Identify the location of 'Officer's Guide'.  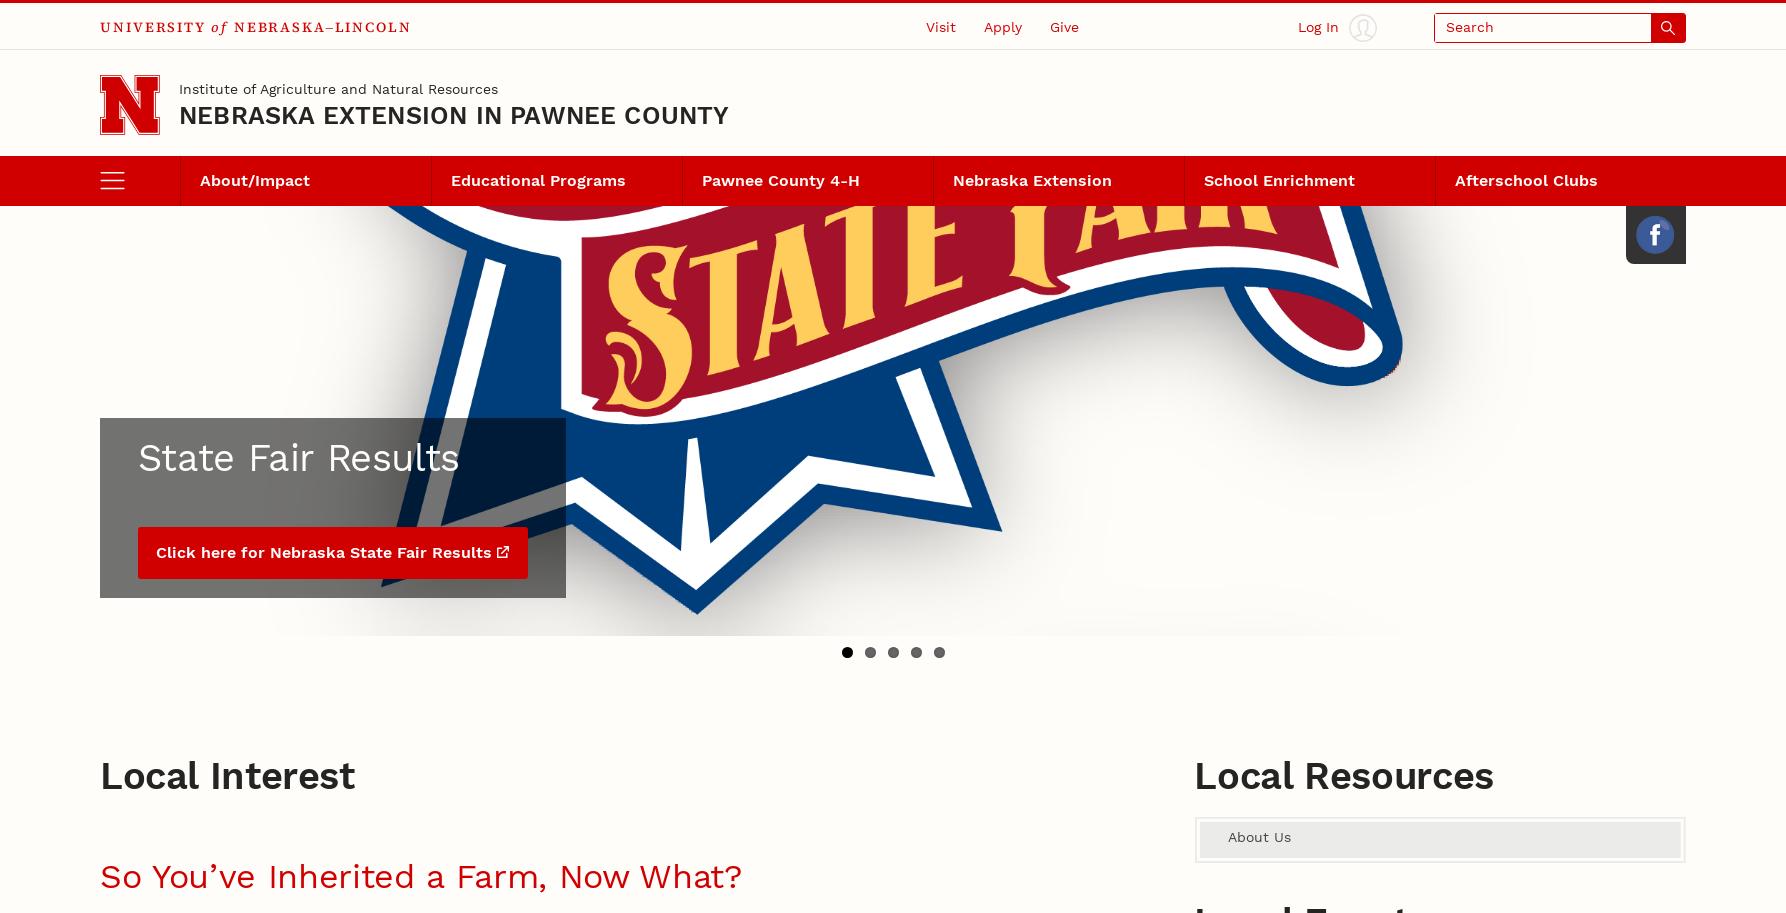
(257, 257).